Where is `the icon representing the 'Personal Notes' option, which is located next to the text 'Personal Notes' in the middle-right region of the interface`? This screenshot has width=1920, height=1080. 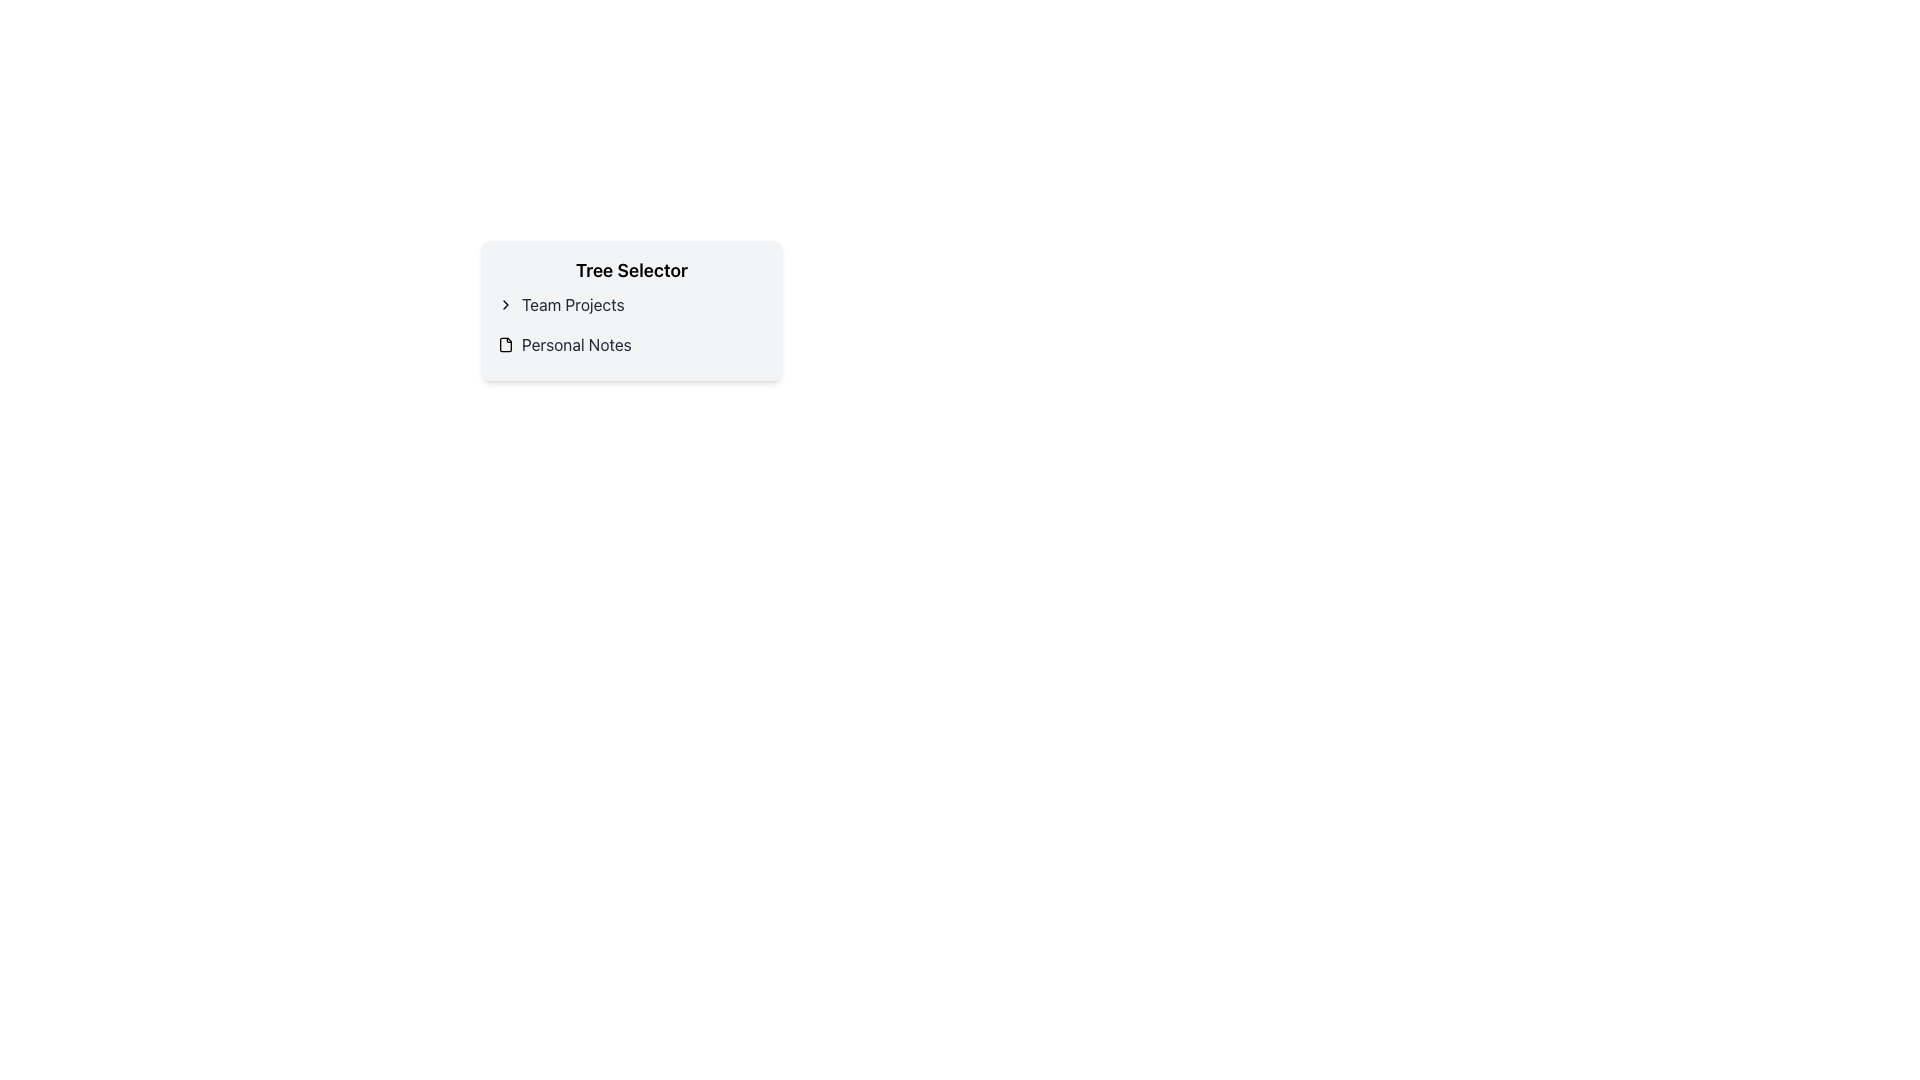 the icon representing the 'Personal Notes' option, which is located next to the text 'Personal Notes' in the middle-right region of the interface is located at coordinates (505, 343).